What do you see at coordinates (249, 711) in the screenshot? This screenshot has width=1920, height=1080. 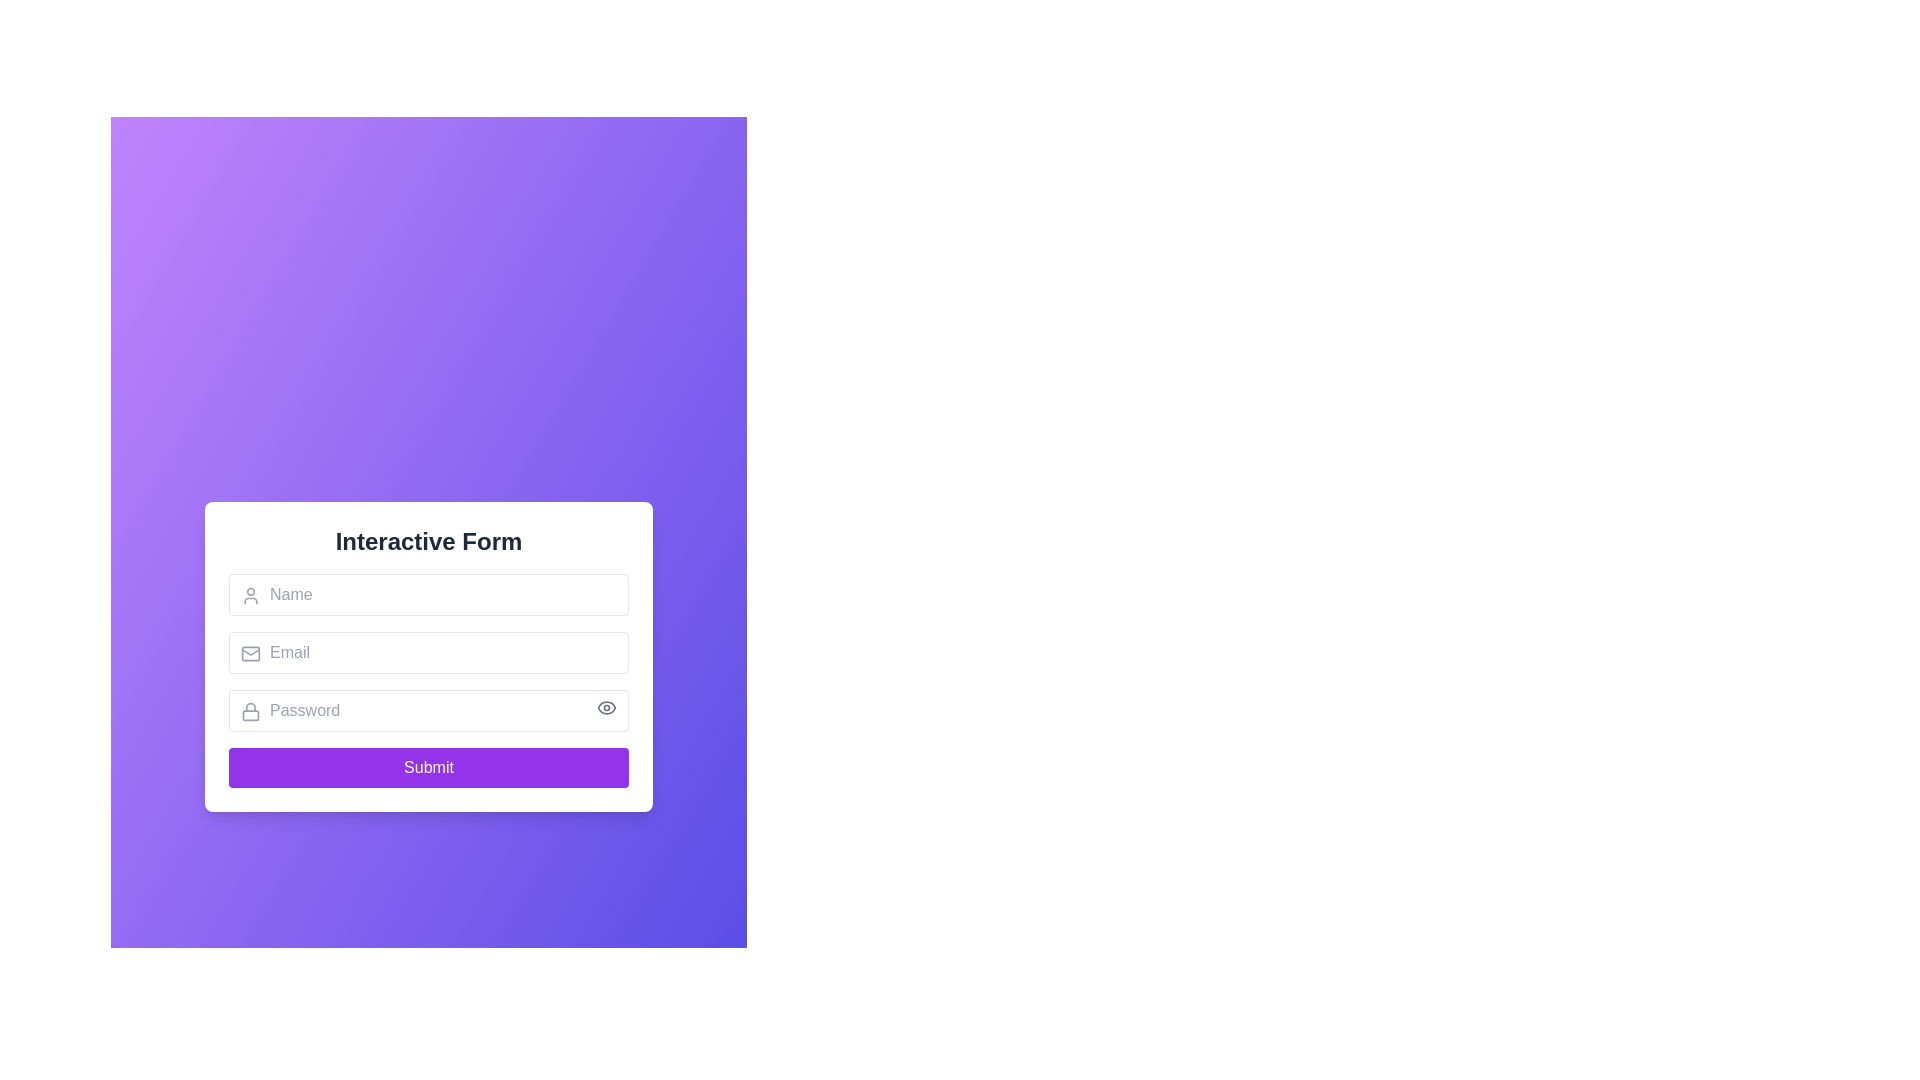 I see `the security icon indicating the password input field, which is positioned to the left of the password input box` at bounding box center [249, 711].